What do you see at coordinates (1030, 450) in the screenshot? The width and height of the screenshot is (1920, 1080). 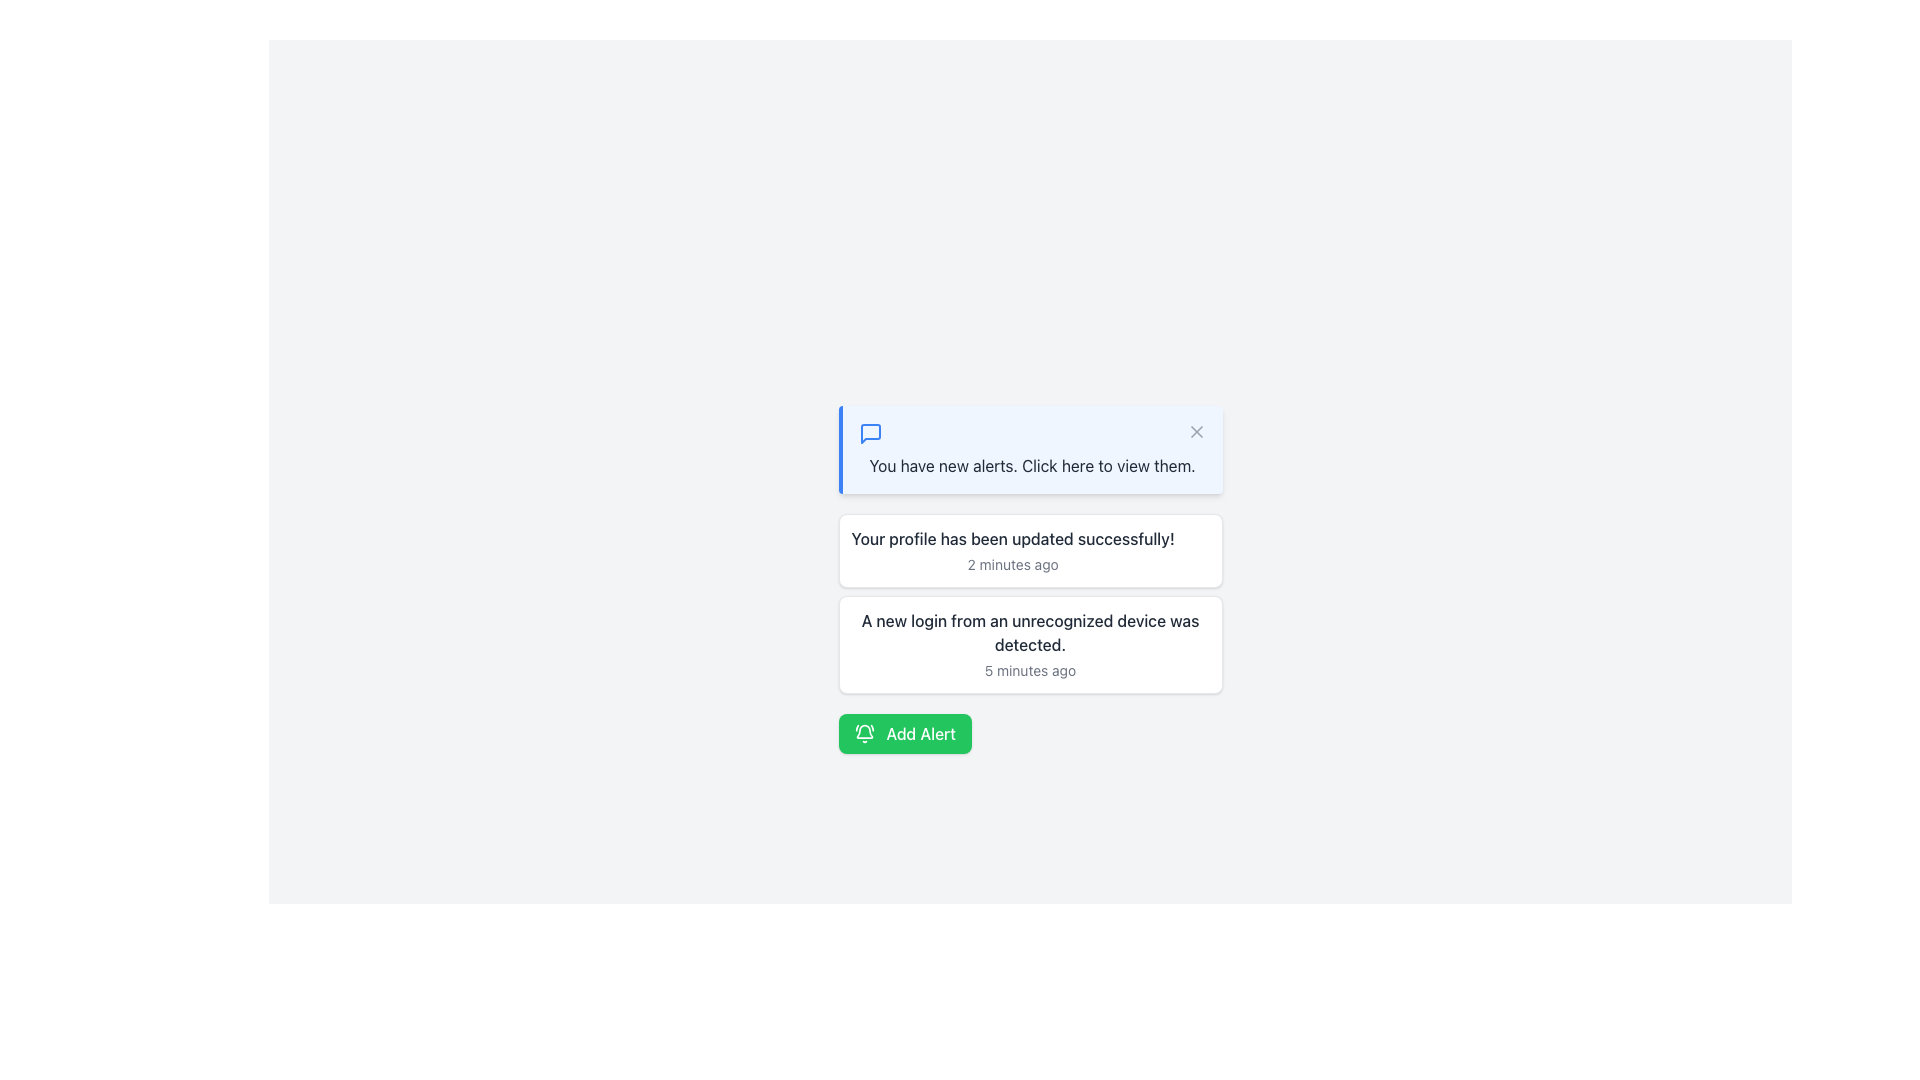 I see `the notification box with a light blue background that contains the message 'You have new alerts. Click here` at bounding box center [1030, 450].